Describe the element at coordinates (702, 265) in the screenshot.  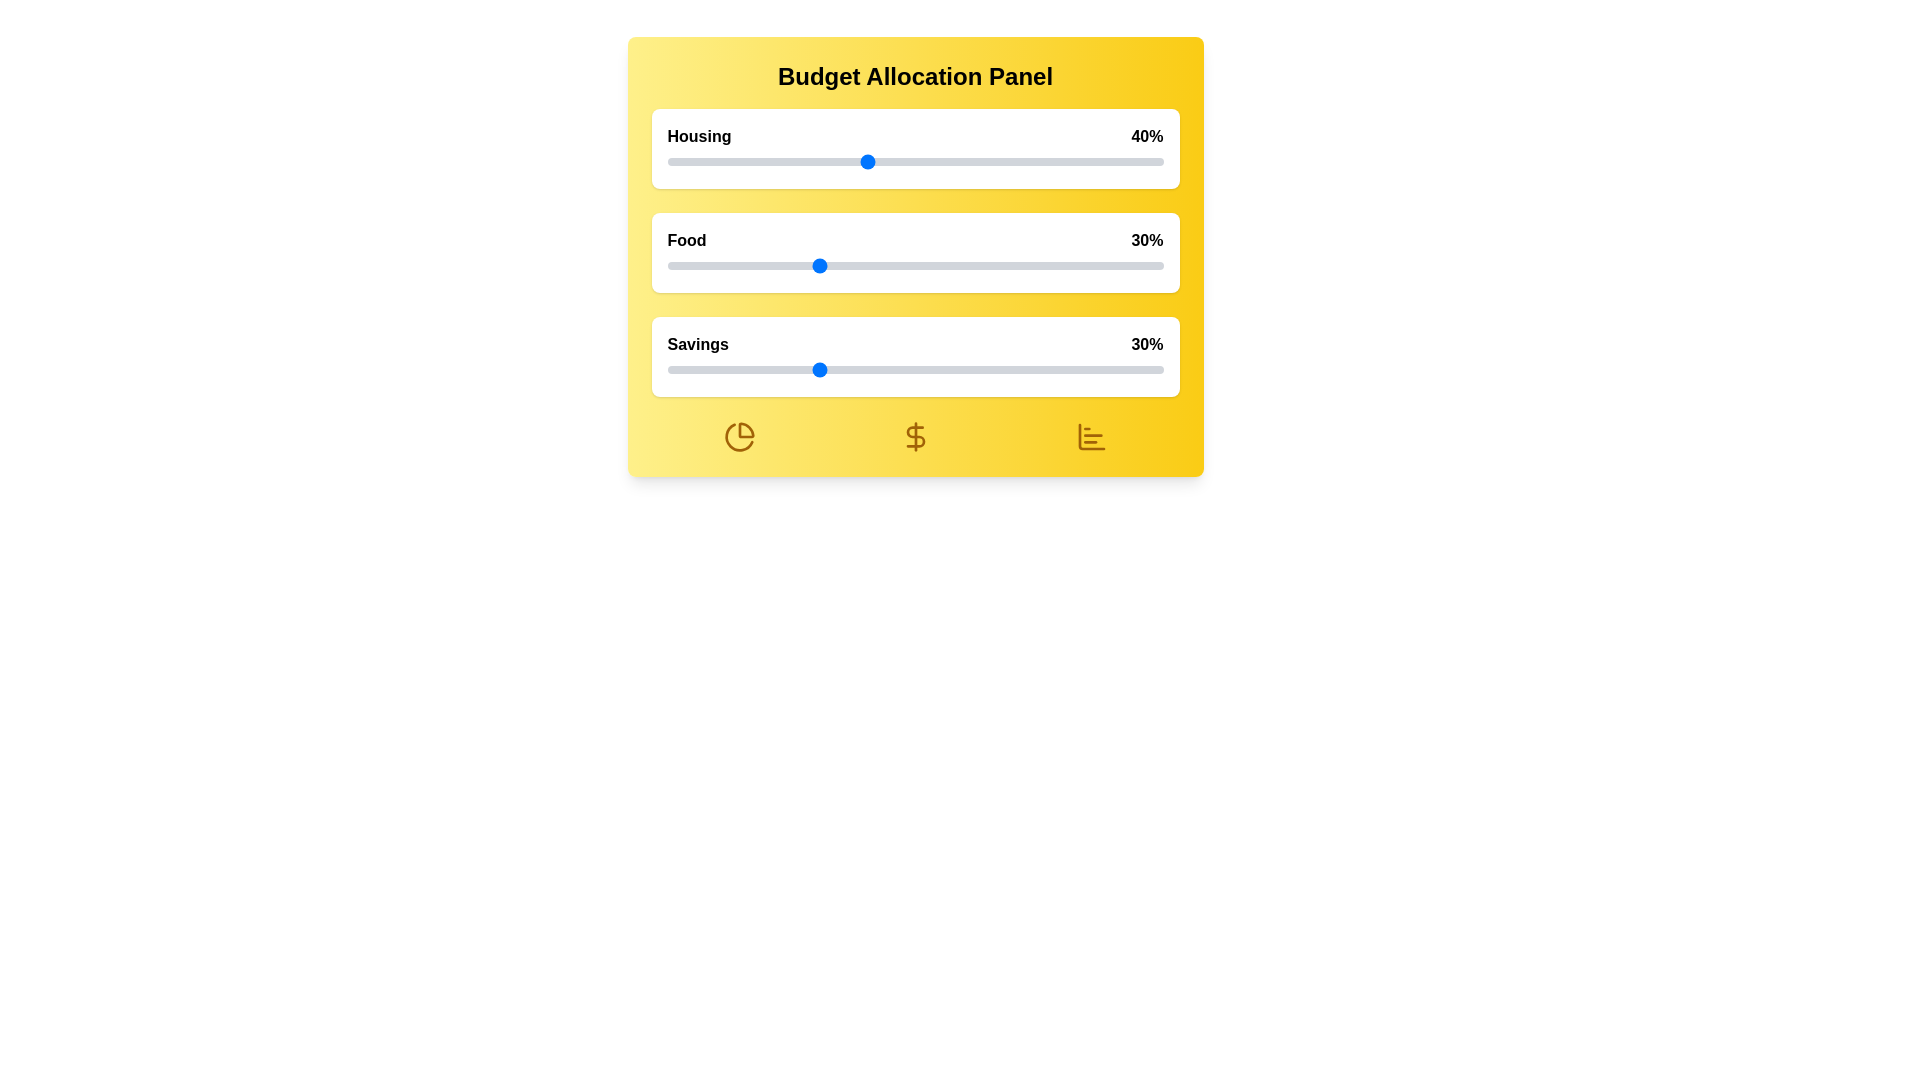
I see `the slider` at that location.